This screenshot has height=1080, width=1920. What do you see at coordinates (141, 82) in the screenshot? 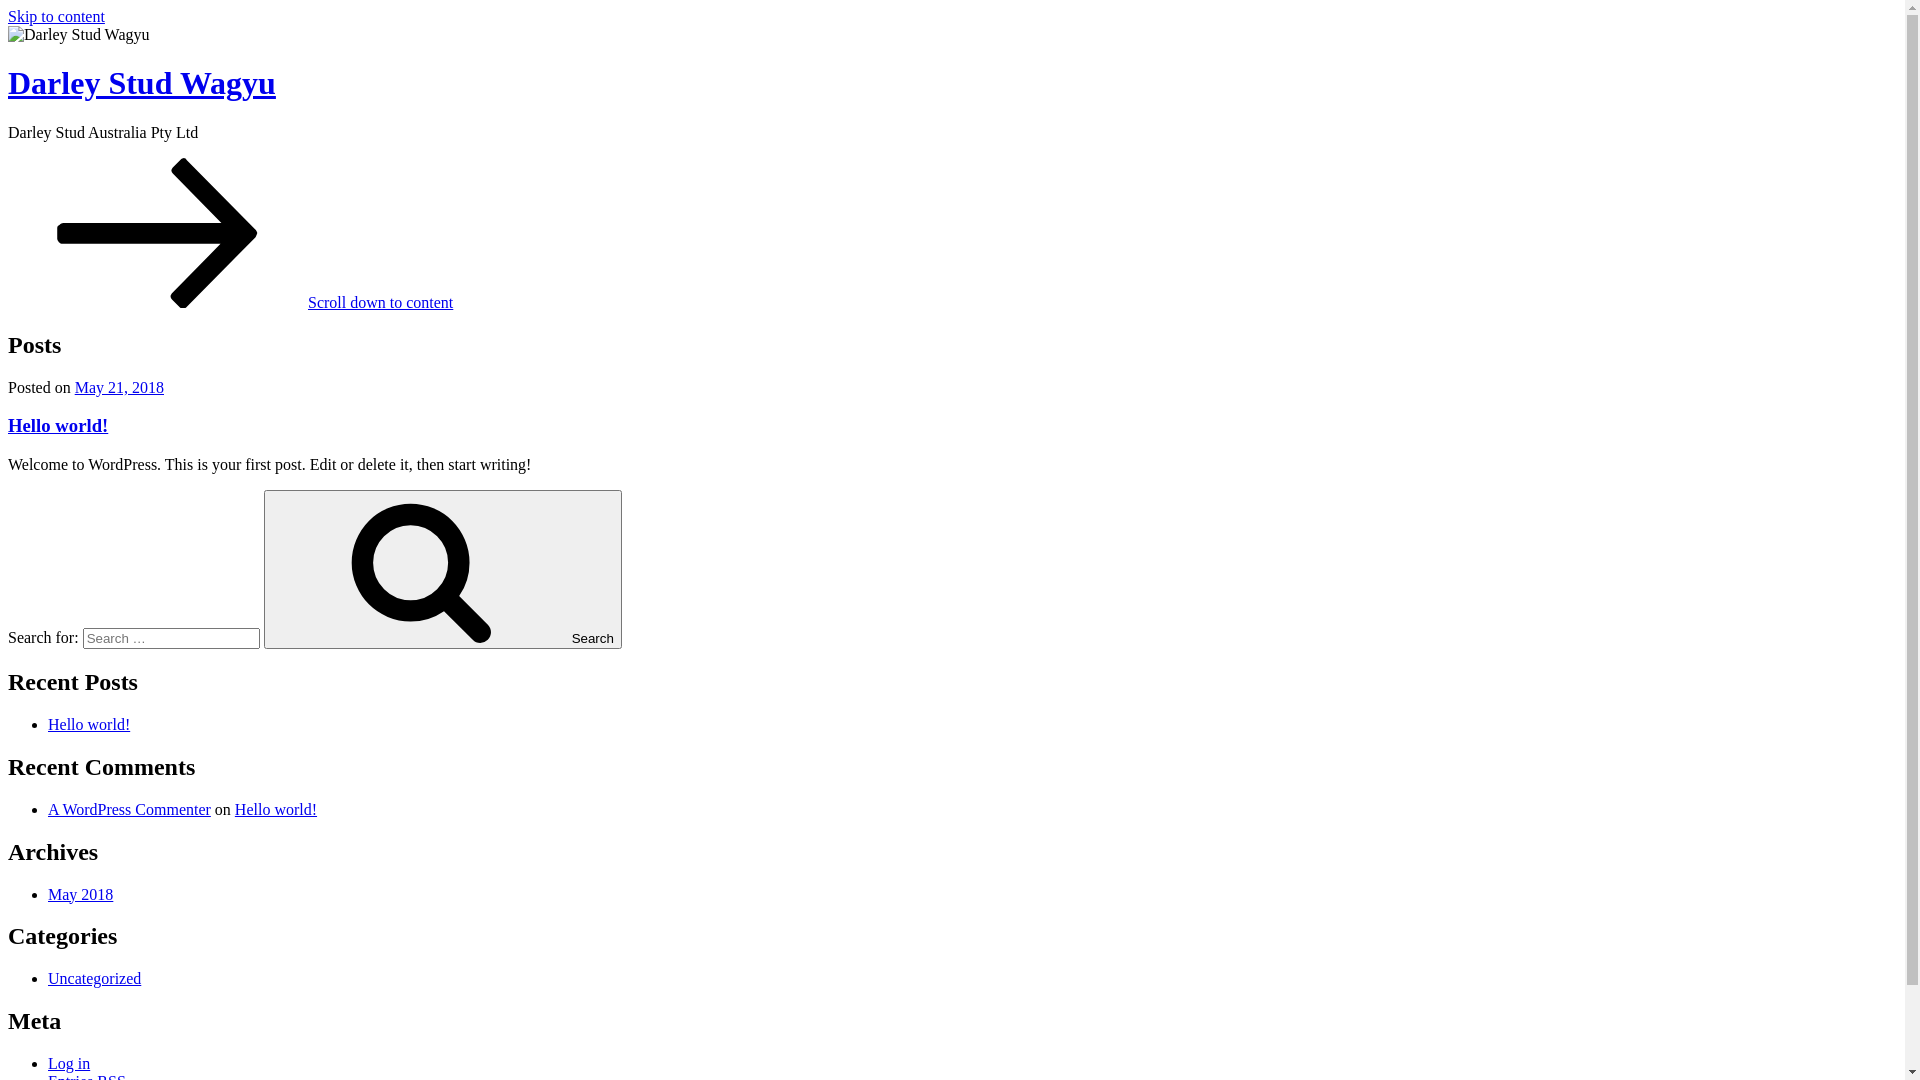
I see `'Darley Stud Wagyu'` at bounding box center [141, 82].